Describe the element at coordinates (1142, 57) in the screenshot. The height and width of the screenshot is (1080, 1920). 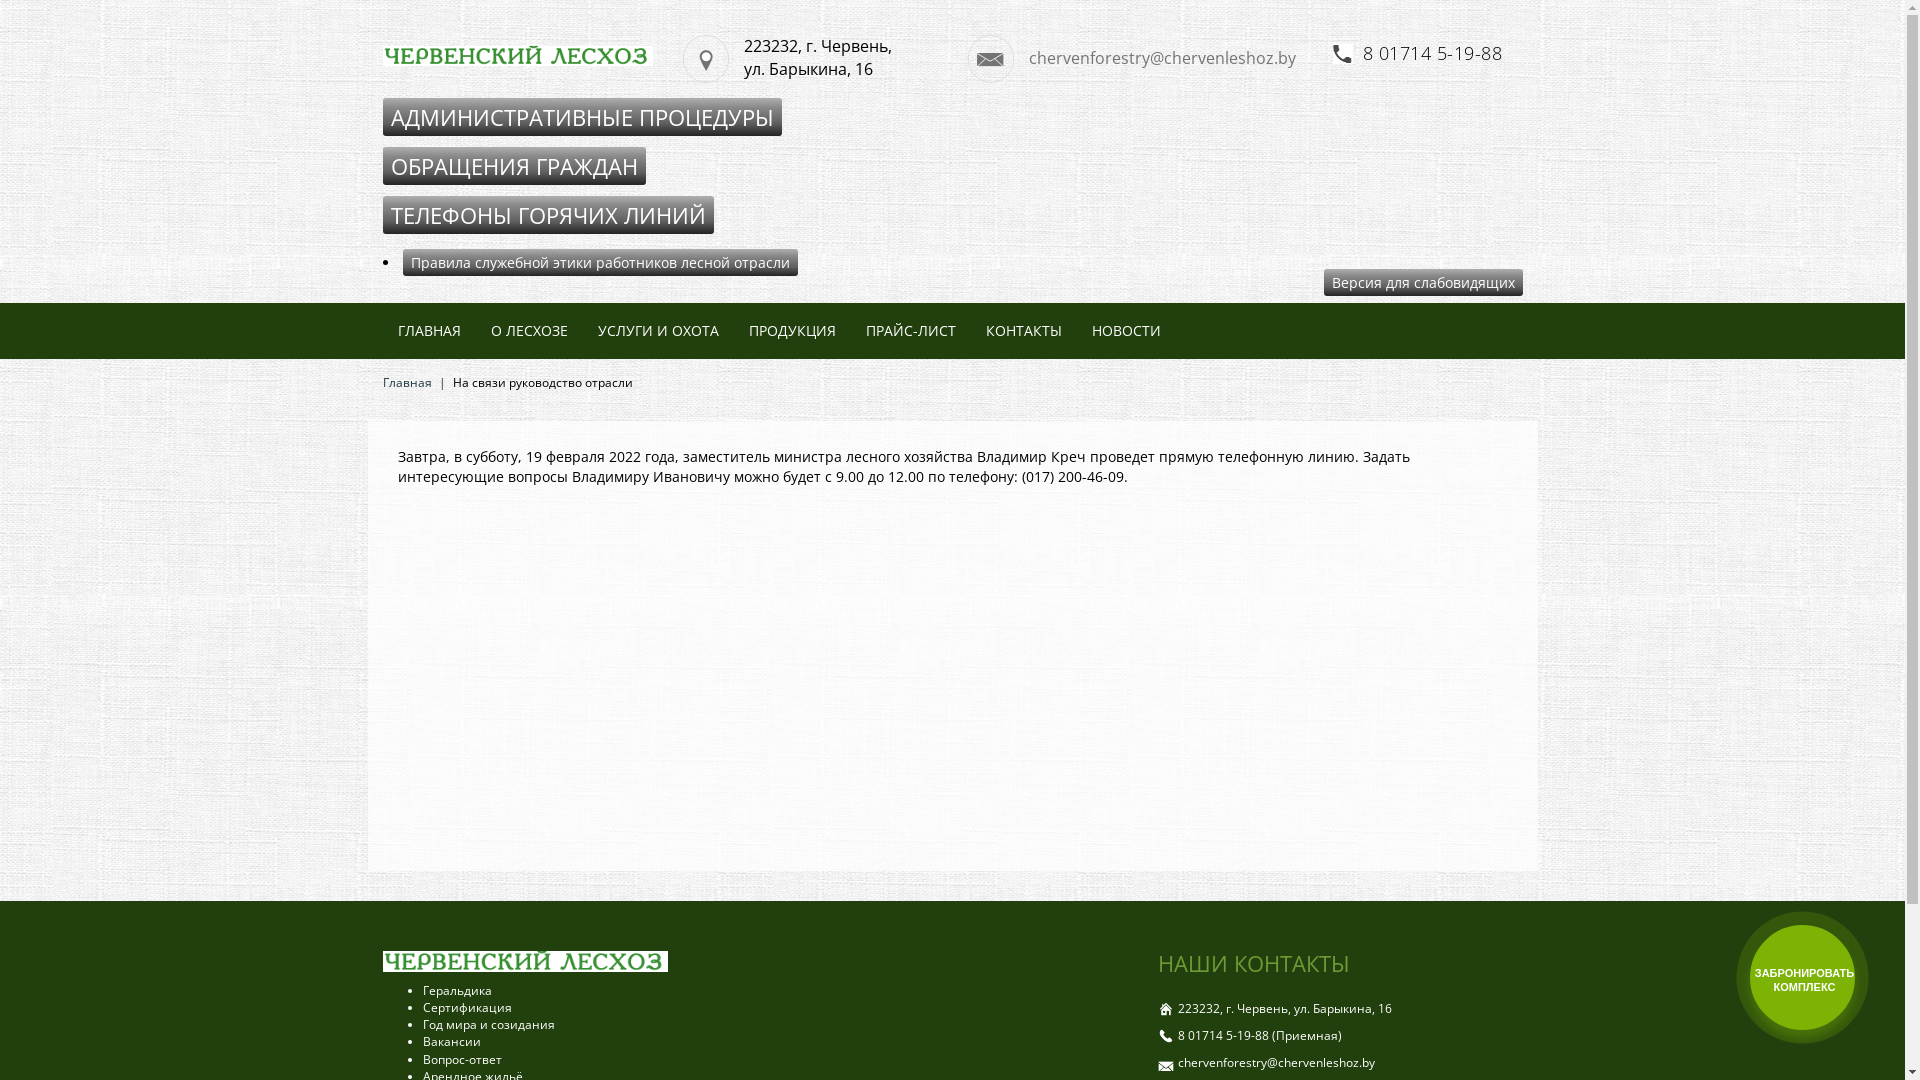
I see `'chervenforestry@chervenleshoz.by'` at that location.